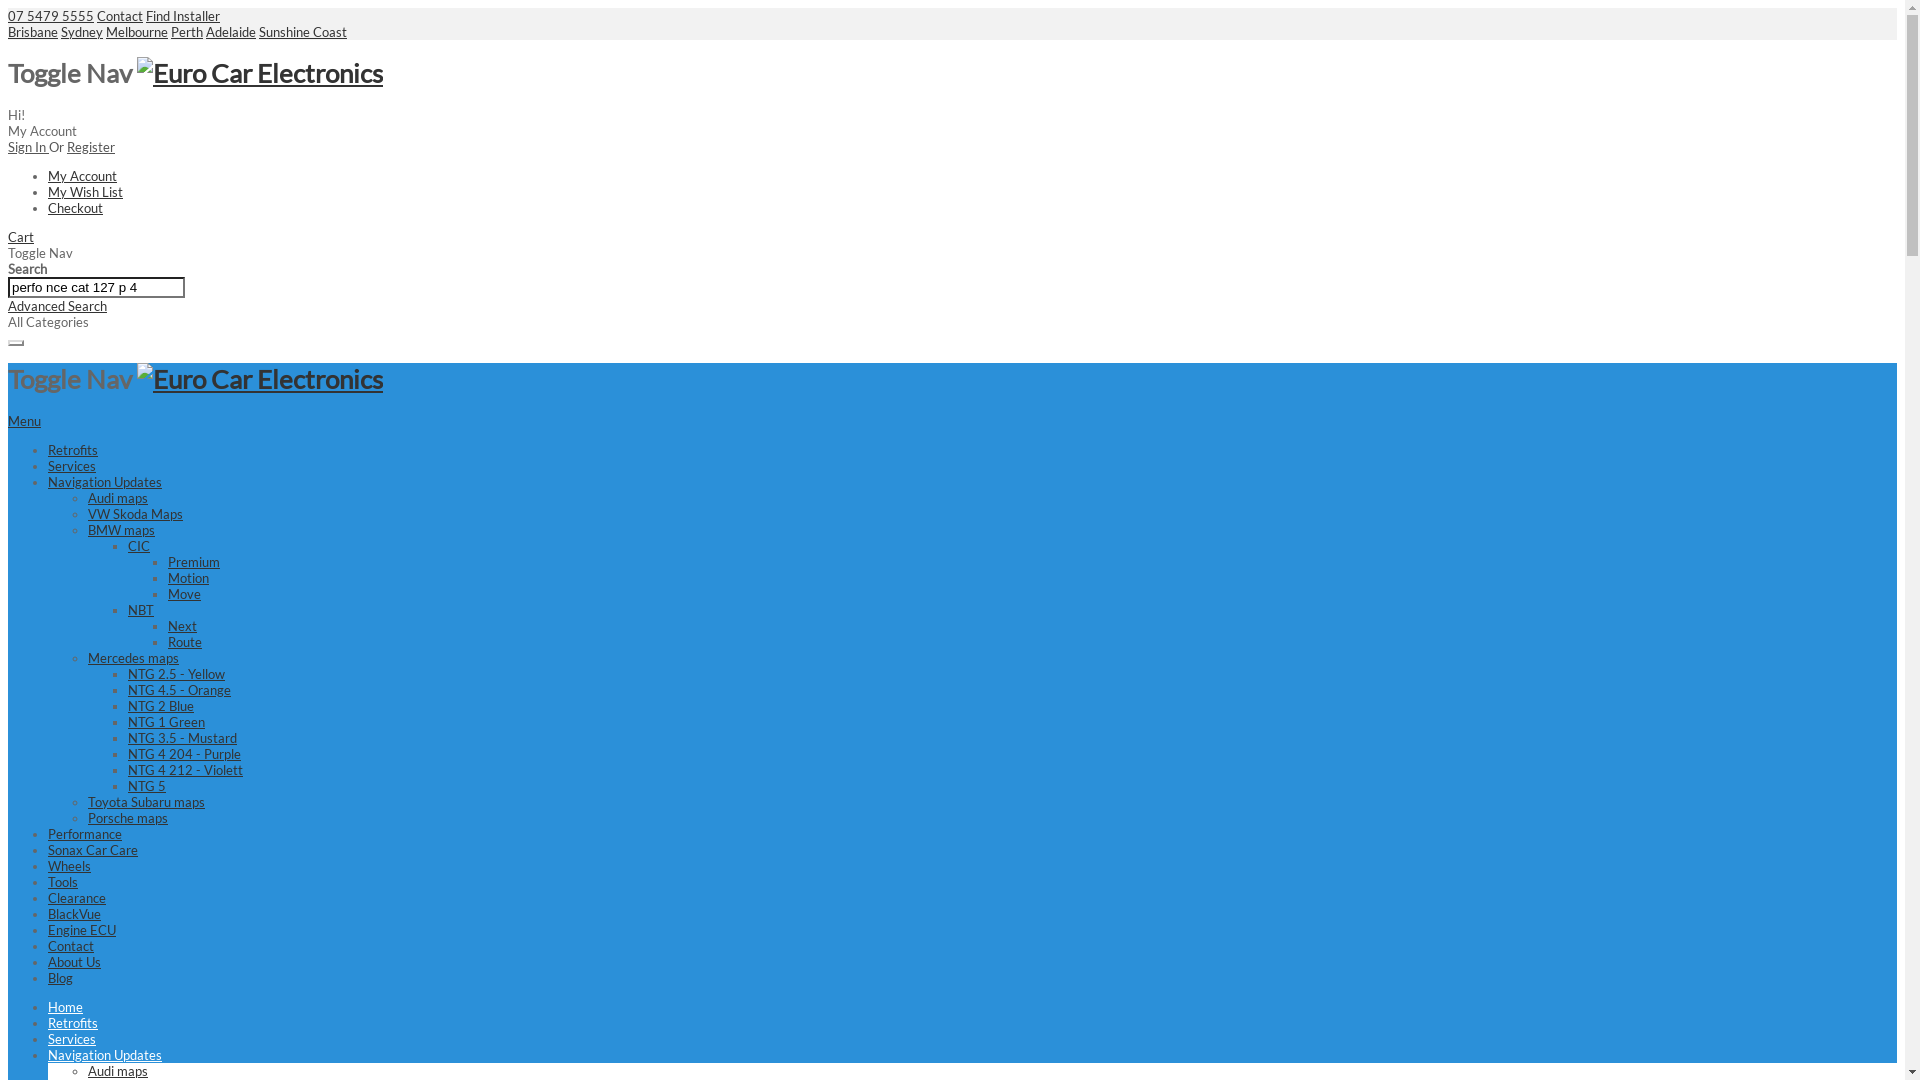  Describe the element at coordinates (84, 833) in the screenshot. I see `'Performance'` at that location.